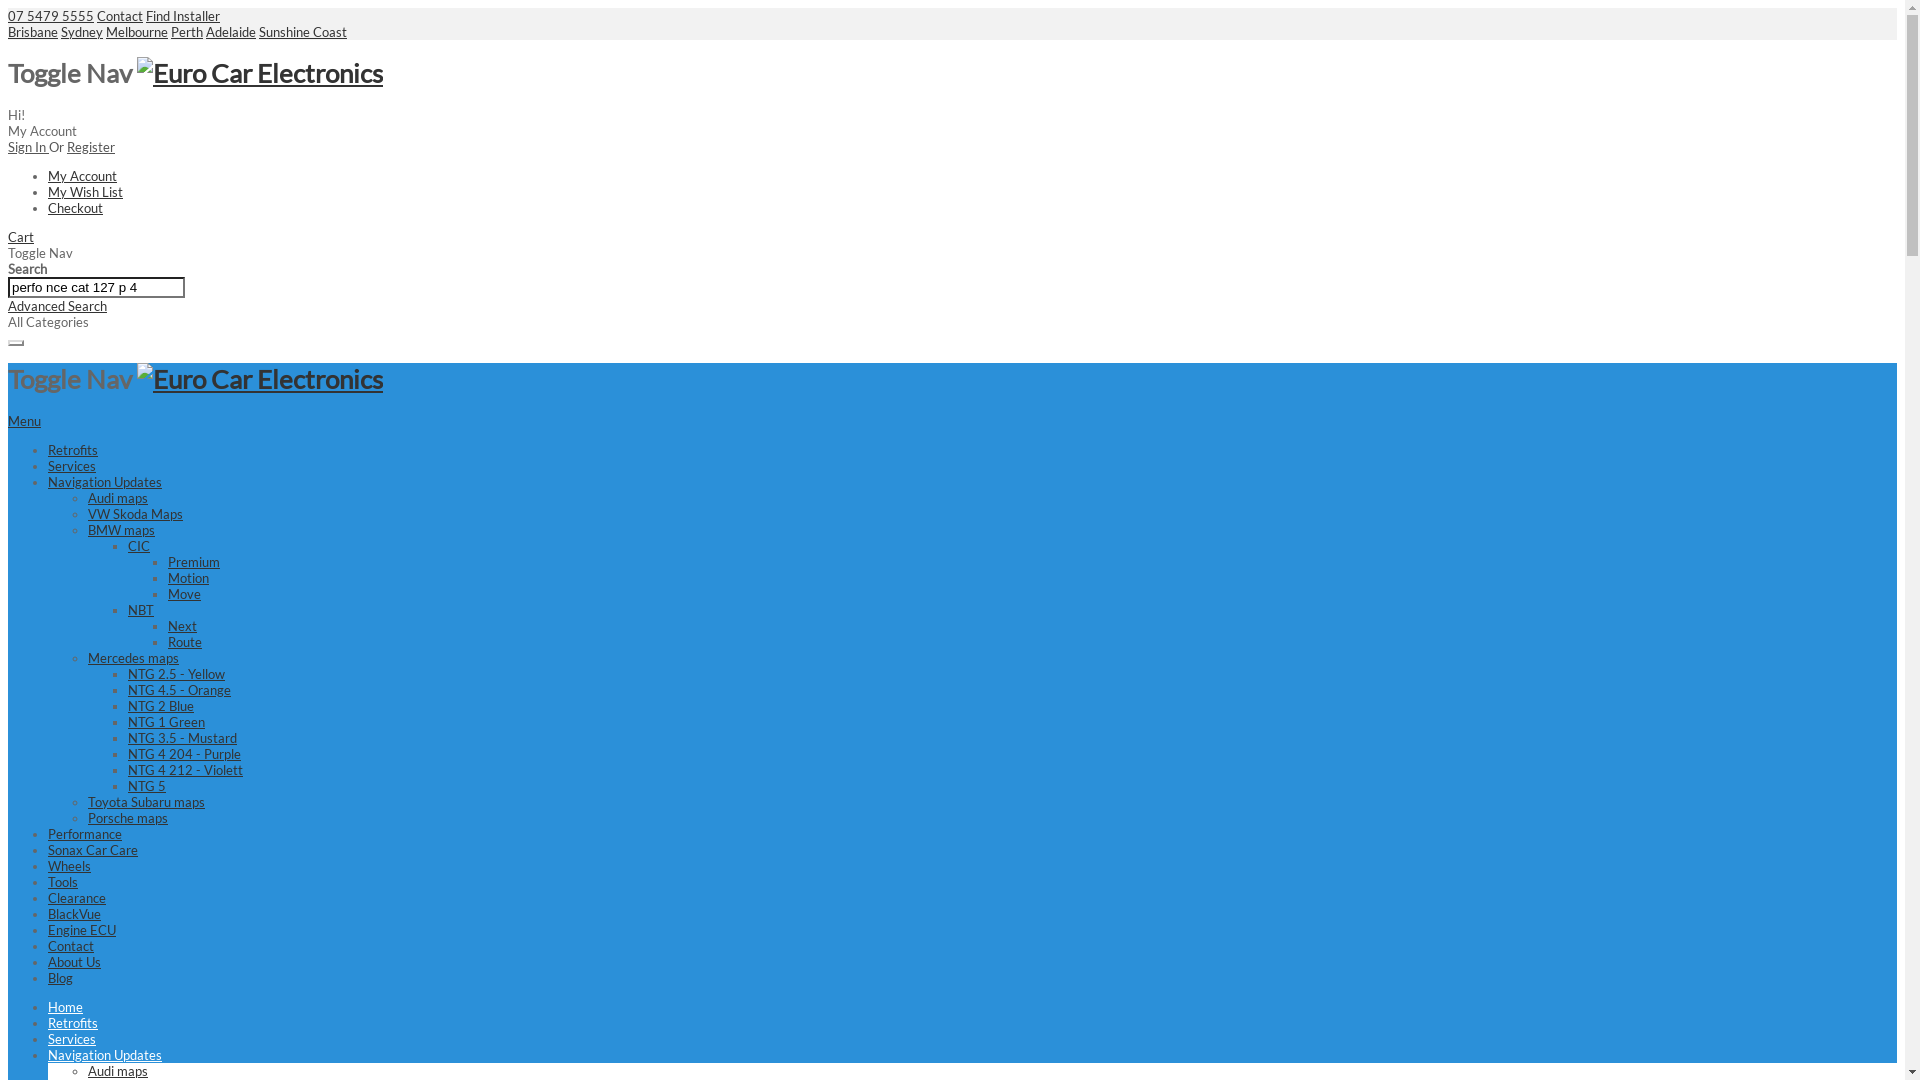  Describe the element at coordinates (84, 833) in the screenshot. I see `'Performance'` at that location.